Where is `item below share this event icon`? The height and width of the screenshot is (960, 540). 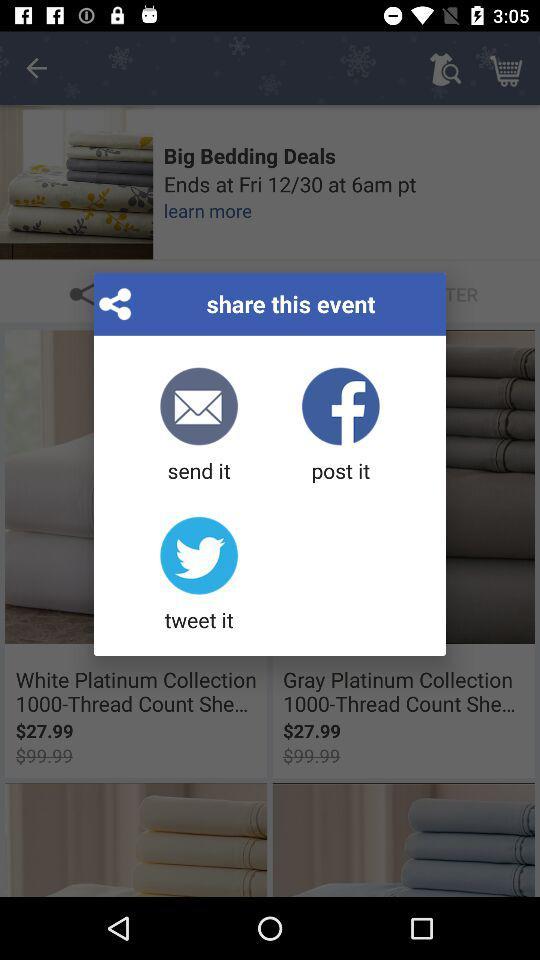 item below share this event icon is located at coordinates (339, 426).